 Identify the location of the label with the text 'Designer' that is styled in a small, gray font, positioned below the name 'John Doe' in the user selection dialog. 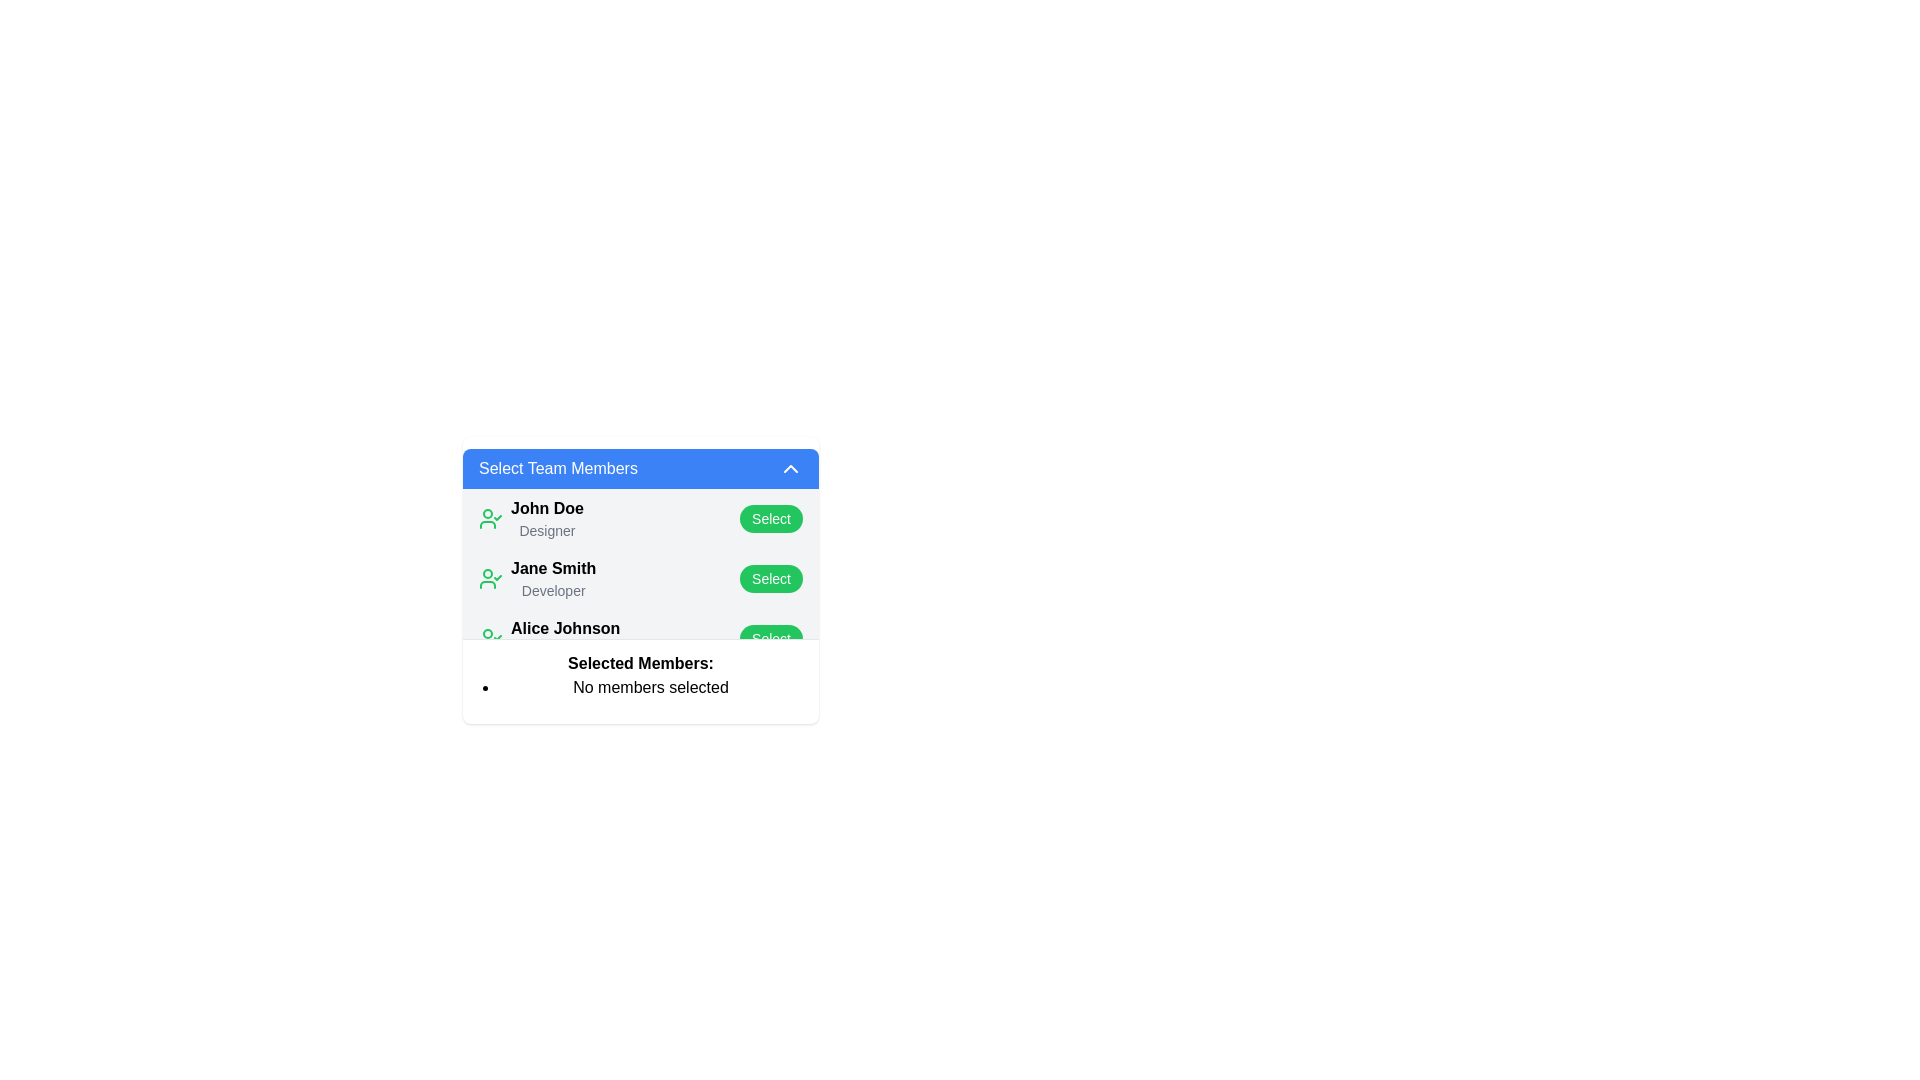
(547, 530).